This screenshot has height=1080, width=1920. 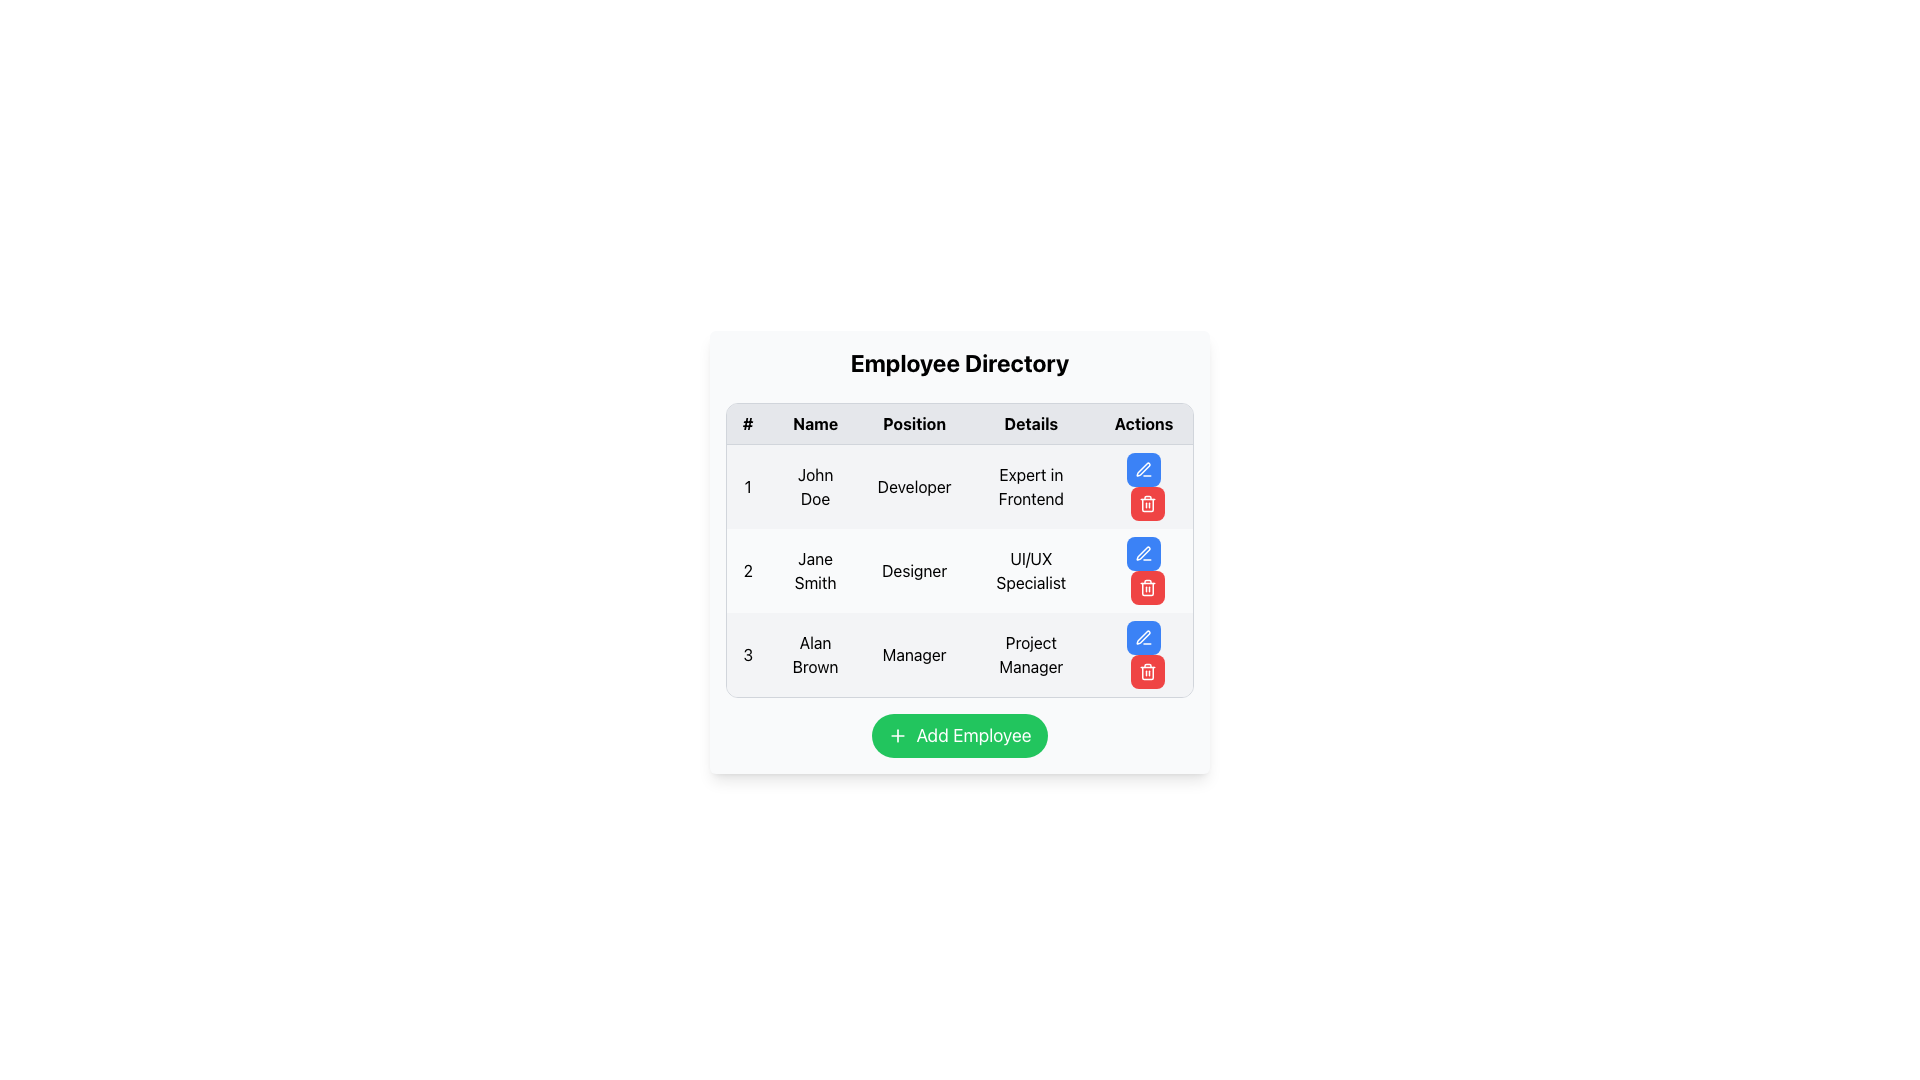 I want to click on the bold, large text heading element reading 'Employee Directory' that is centered above the employee table, so click(x=960, y=362).